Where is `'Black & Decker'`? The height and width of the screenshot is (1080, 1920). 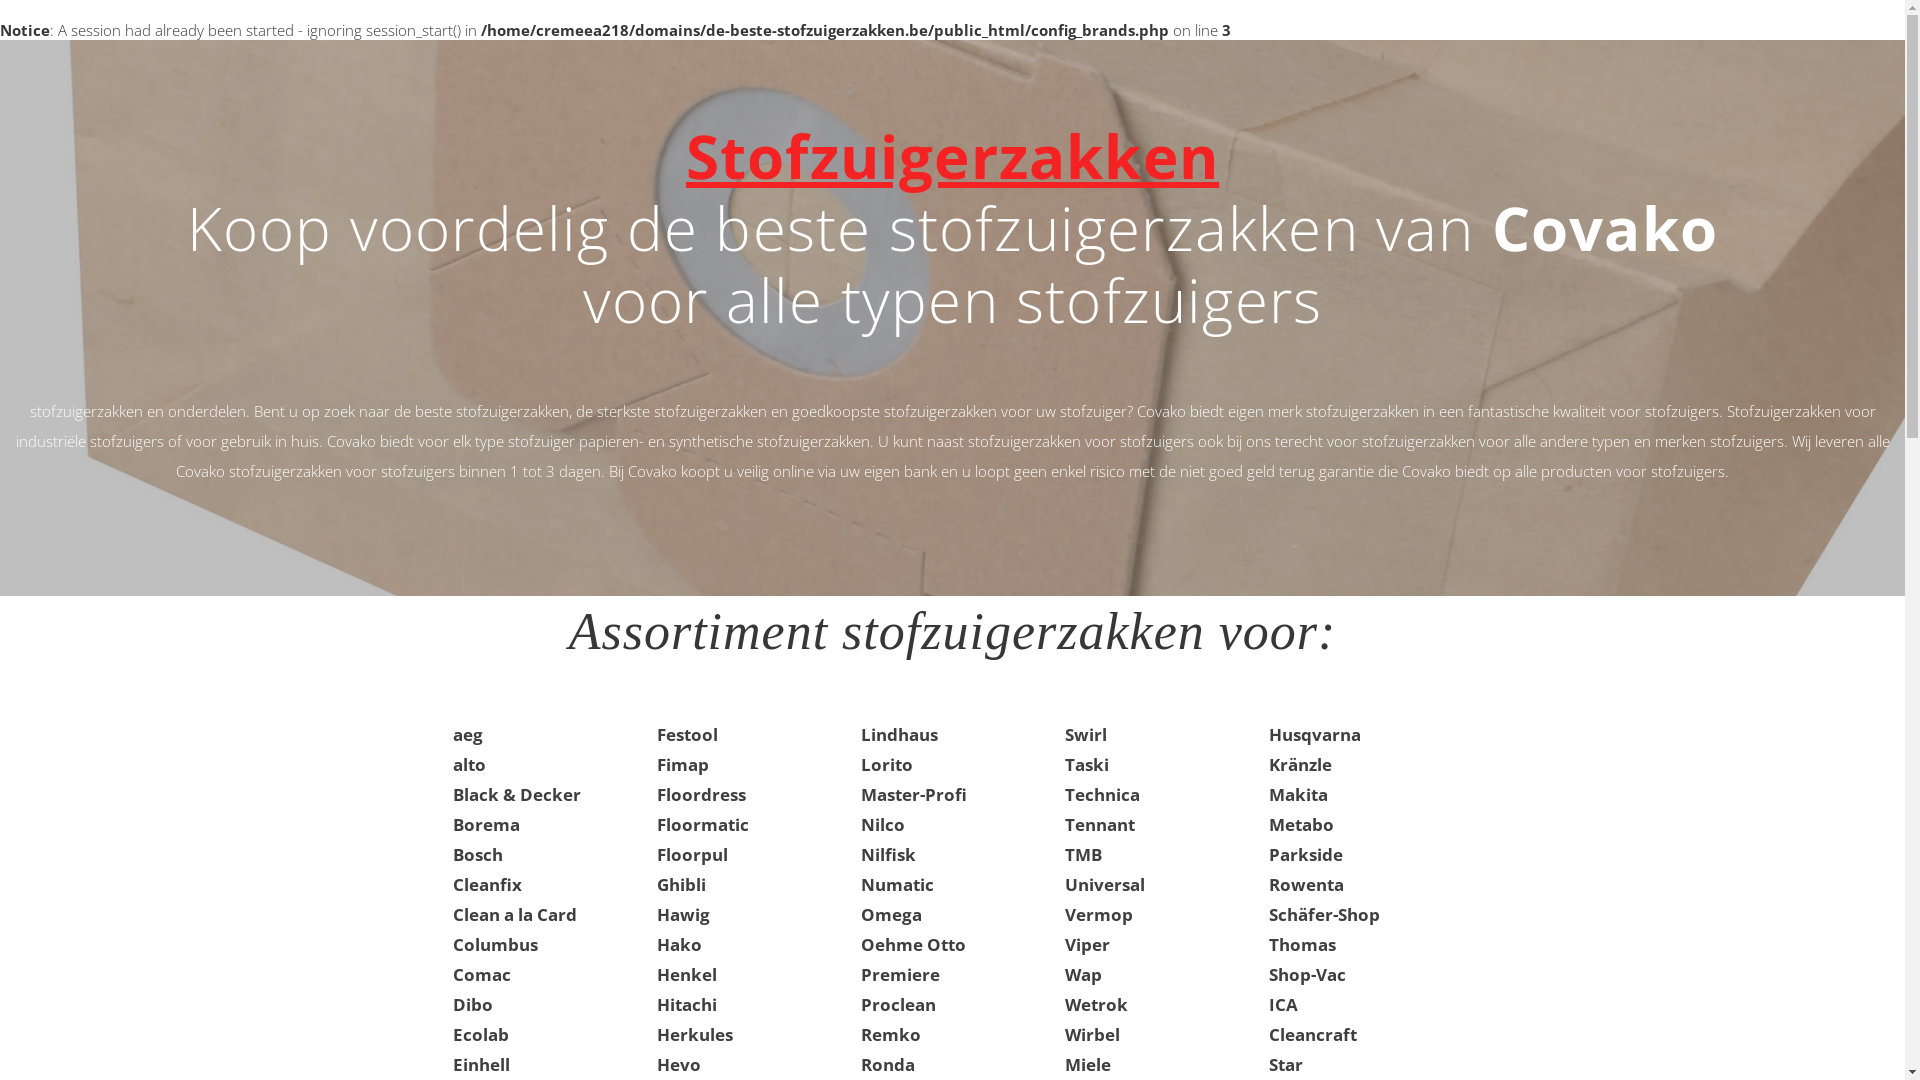 'Black & Decker' is located at coordinates (515, 793).